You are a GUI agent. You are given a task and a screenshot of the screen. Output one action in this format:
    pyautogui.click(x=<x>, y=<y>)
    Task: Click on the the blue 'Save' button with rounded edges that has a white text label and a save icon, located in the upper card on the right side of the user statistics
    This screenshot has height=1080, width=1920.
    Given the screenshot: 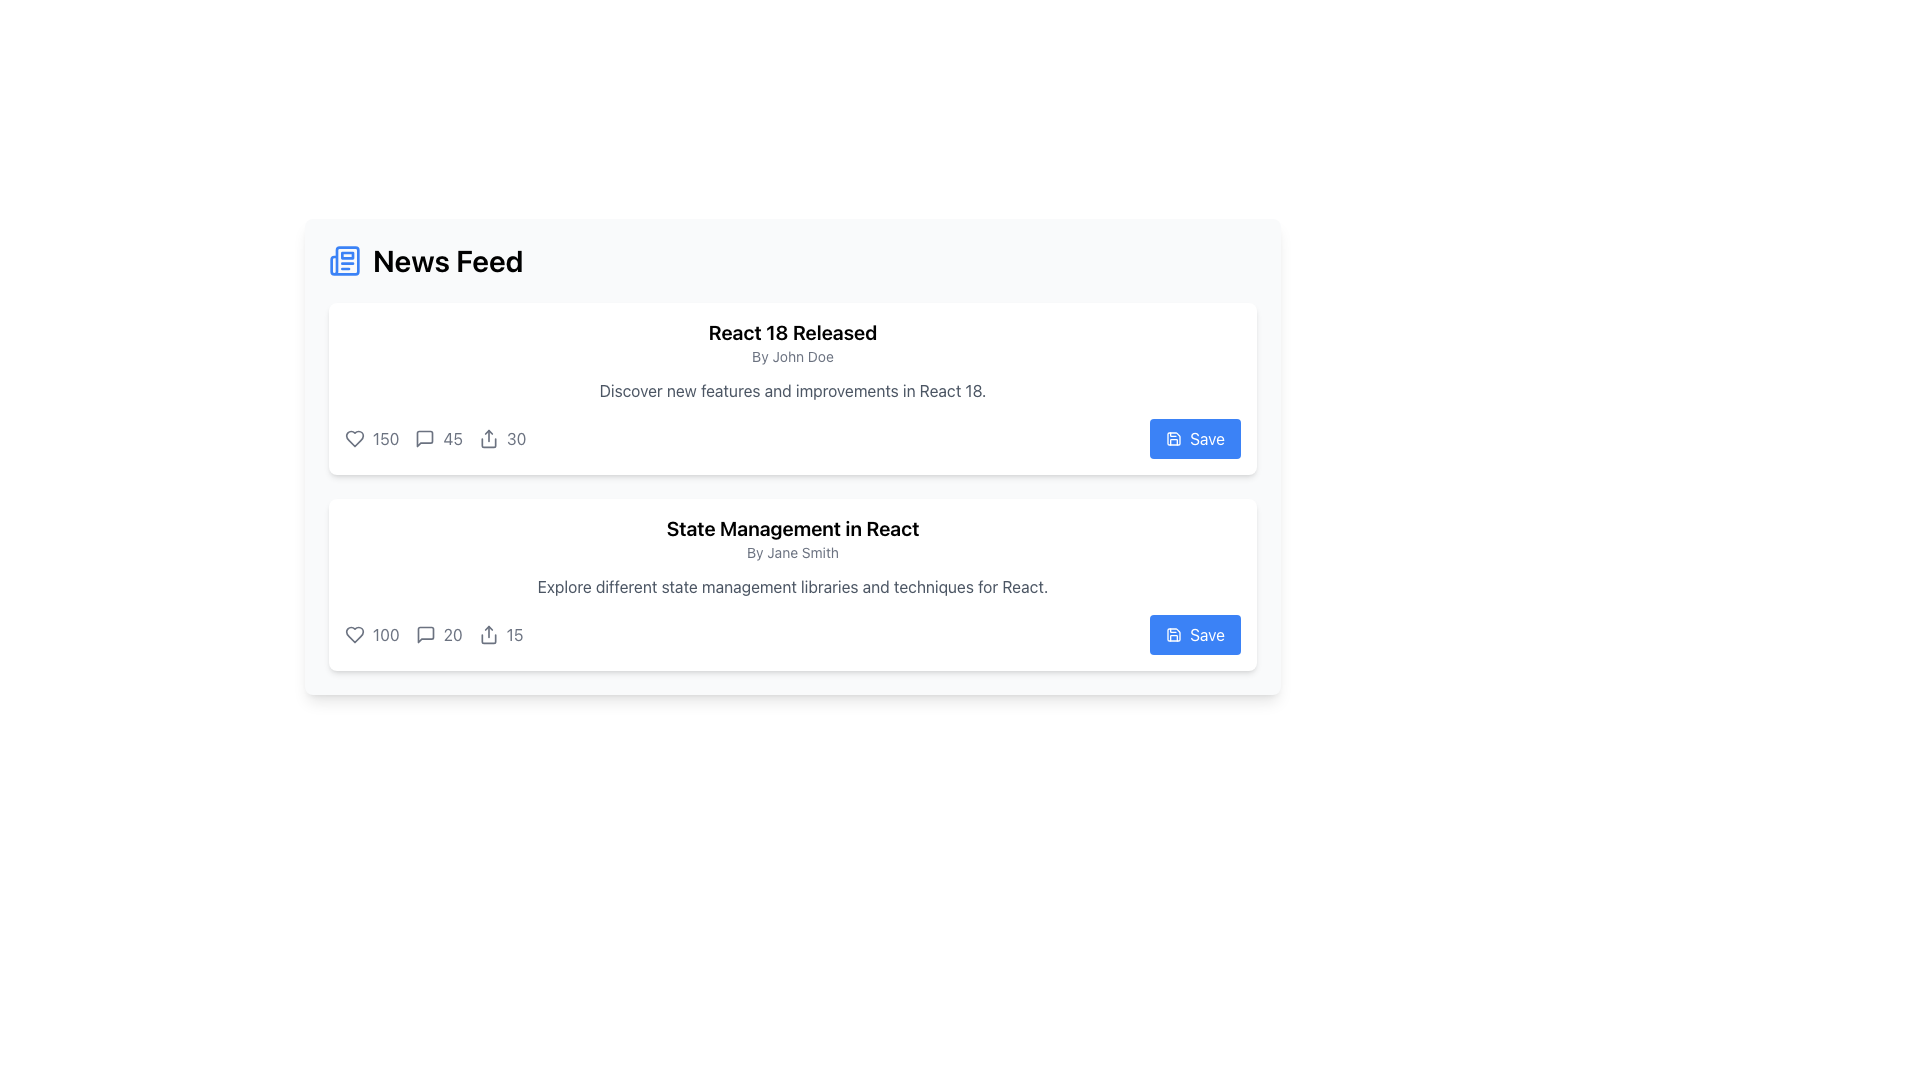 What is the action you would take?
    pyautogui.click(x=1195, y=438)
    